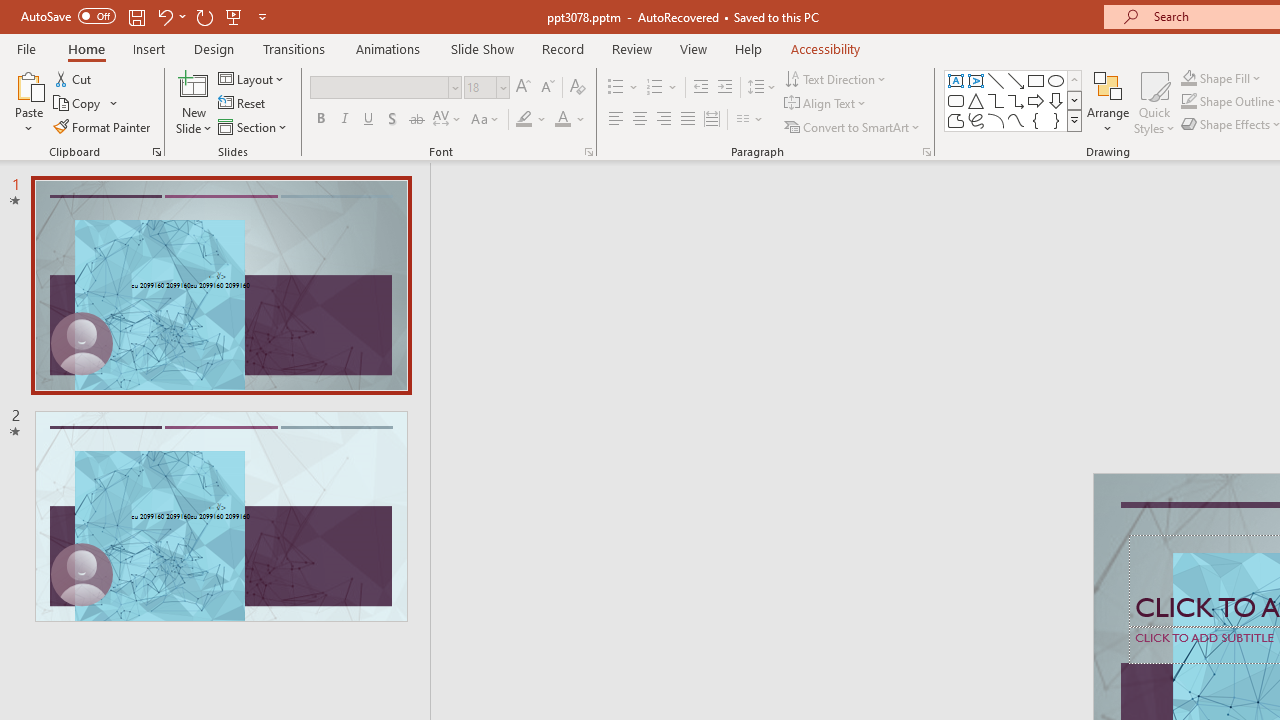 The height and width of the screenshot is (720, 1280). Describe the element at coordinates (1189, 77) in the screenshot. I see `'Shape Fill Dark Green, Accent 2'` at that location.